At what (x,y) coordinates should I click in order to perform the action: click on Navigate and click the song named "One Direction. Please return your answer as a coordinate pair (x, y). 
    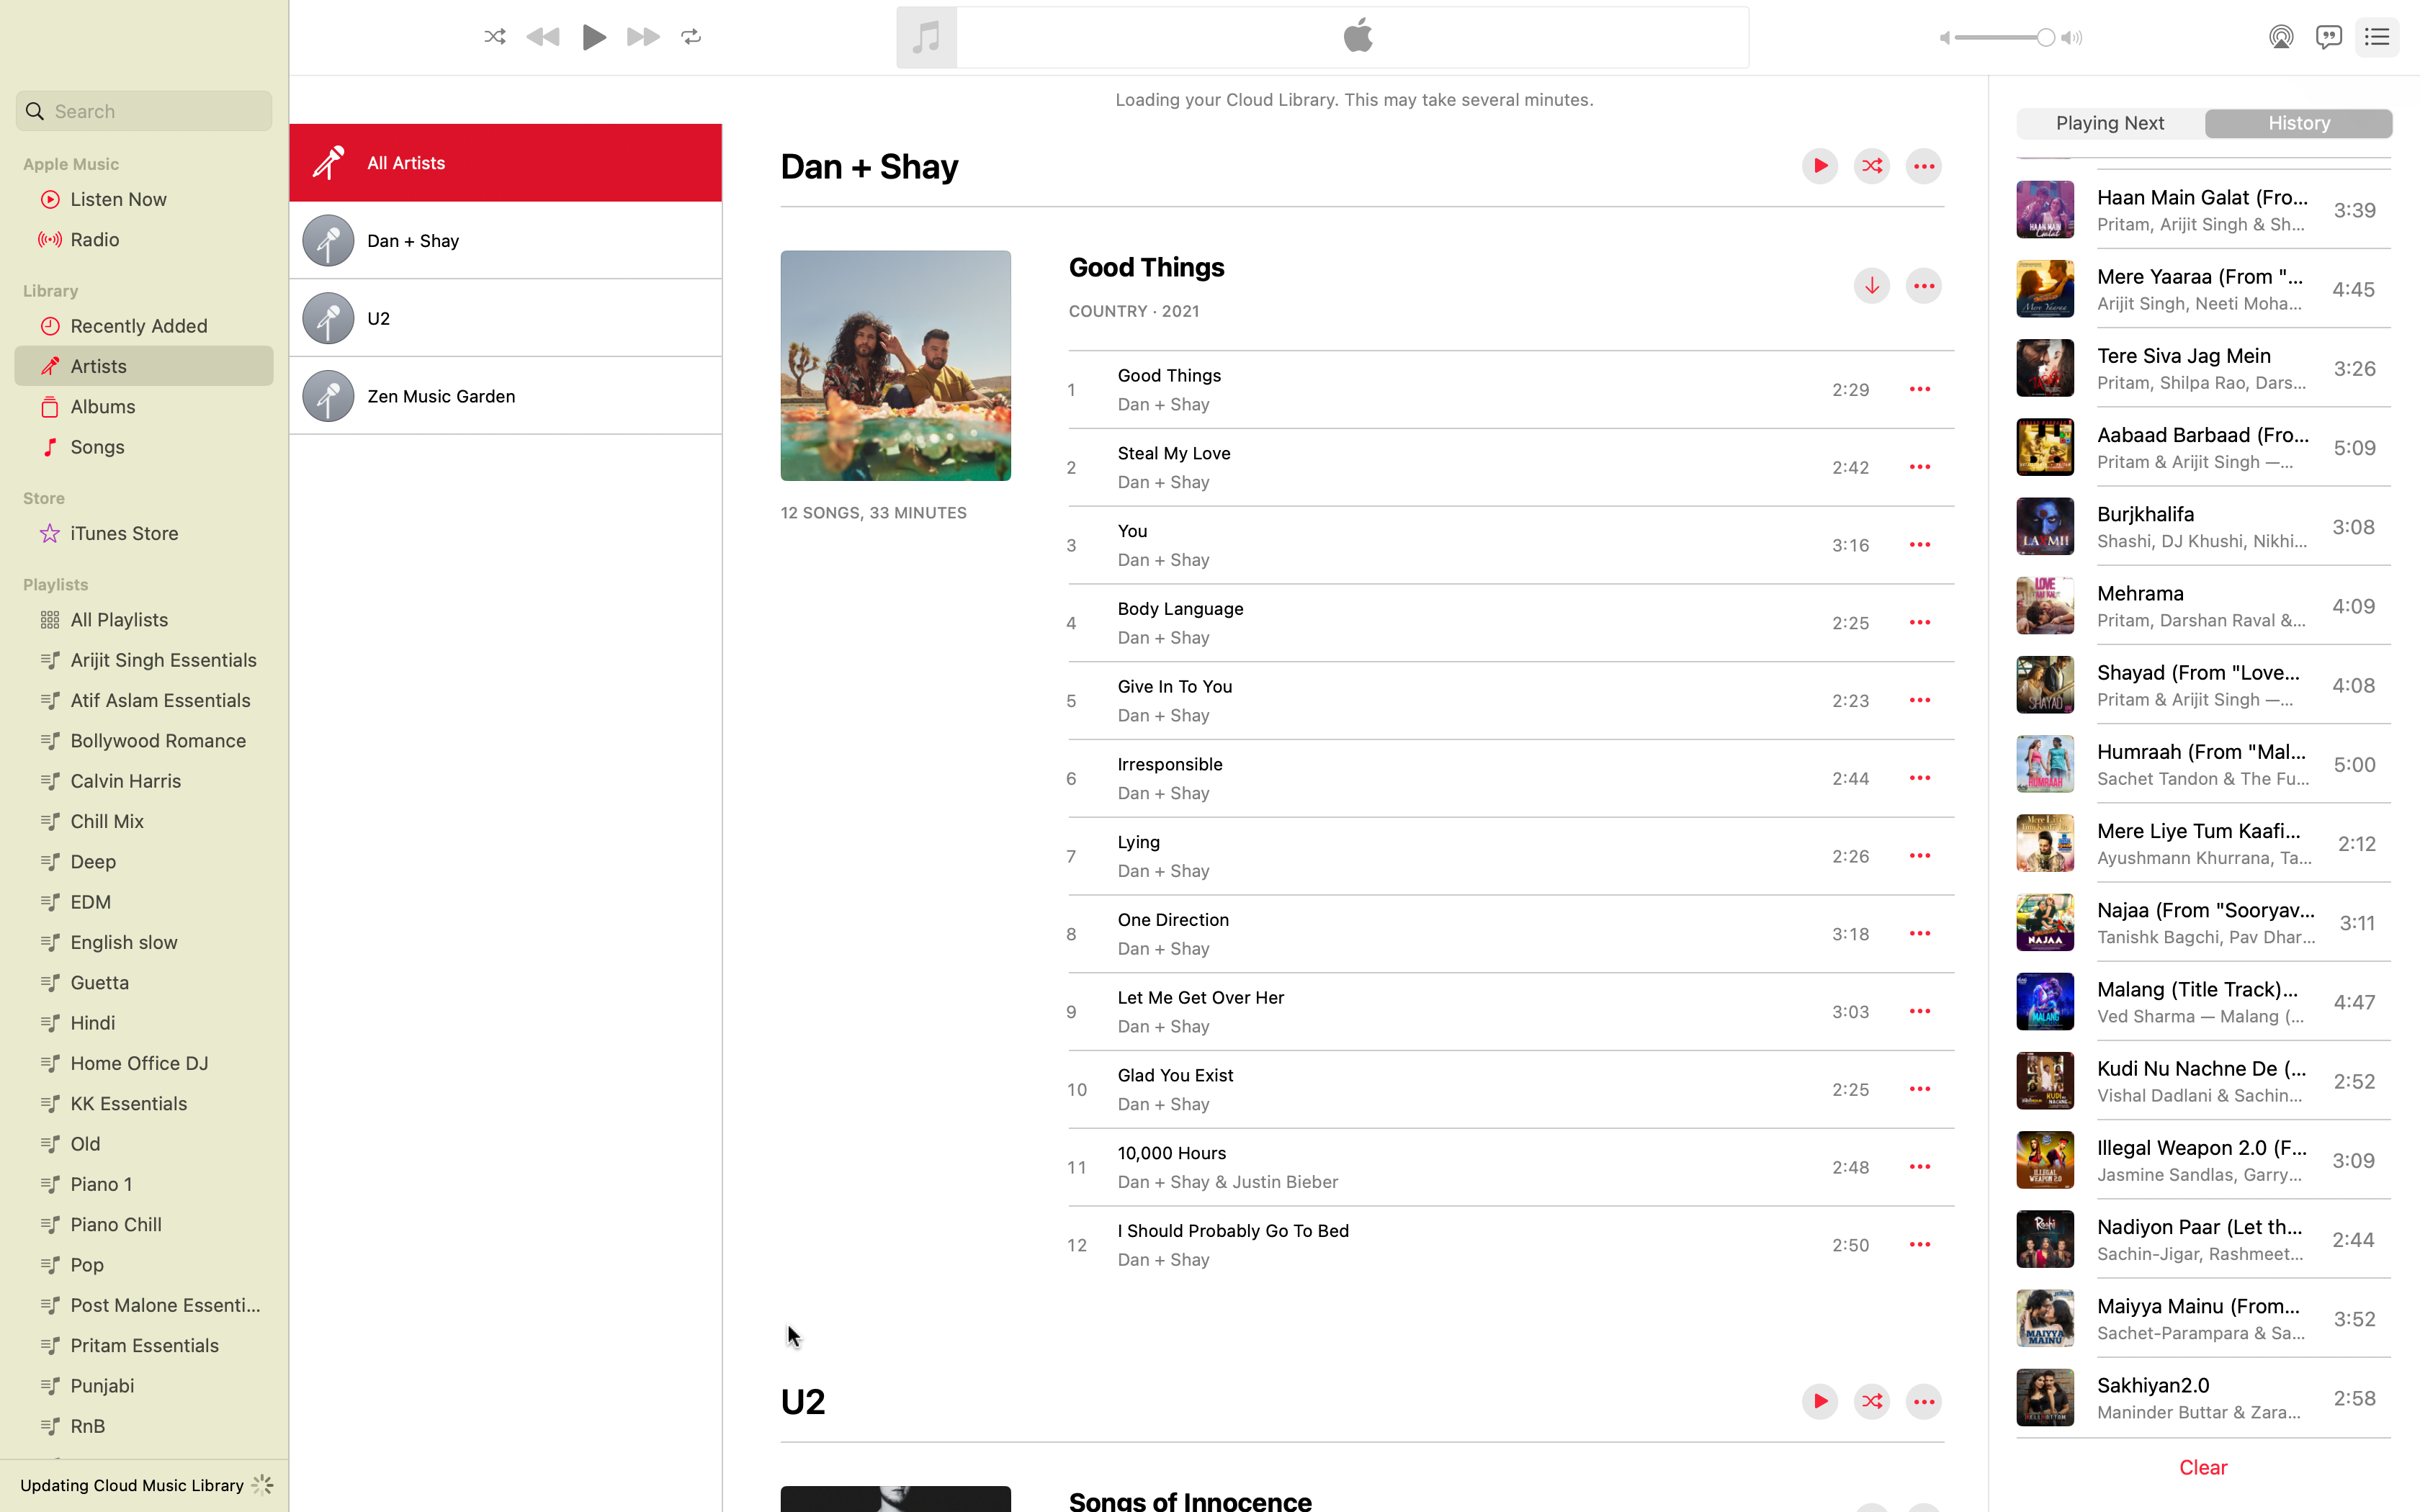
    Looking at the image, I should click on (1466, 931).